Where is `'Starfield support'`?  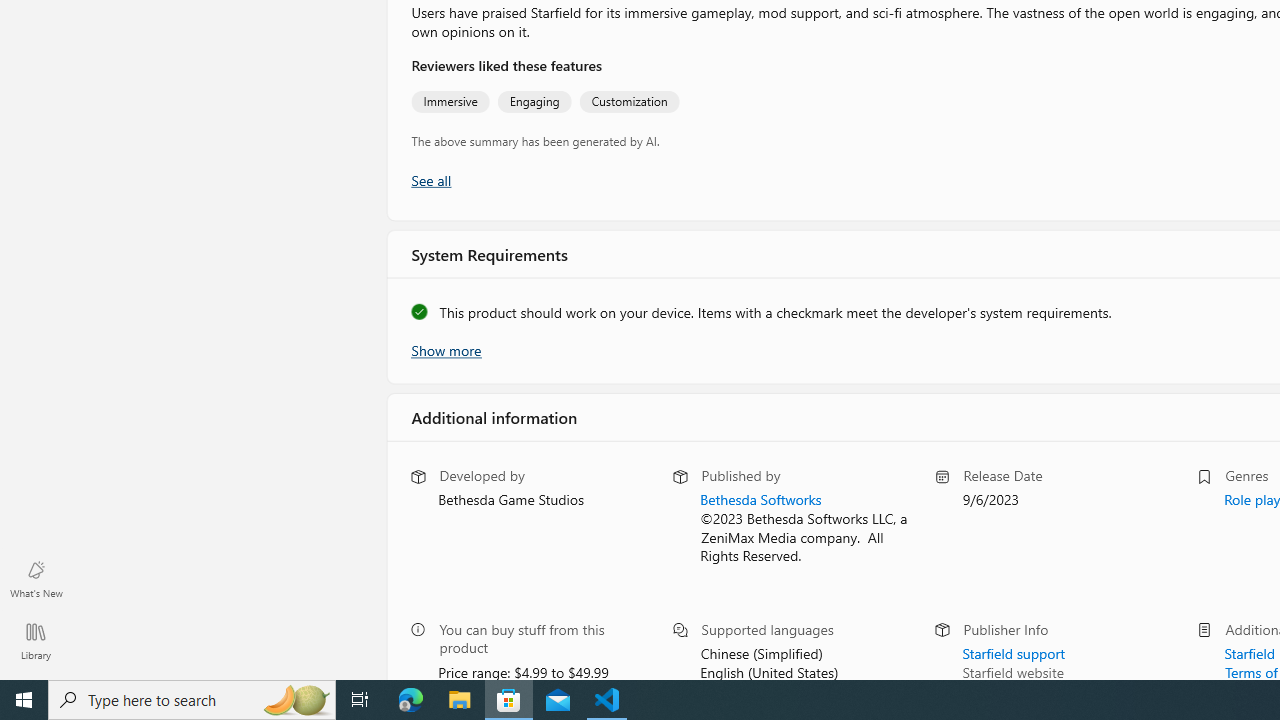
'Starfield support' is located at coordinates (1013, 651).